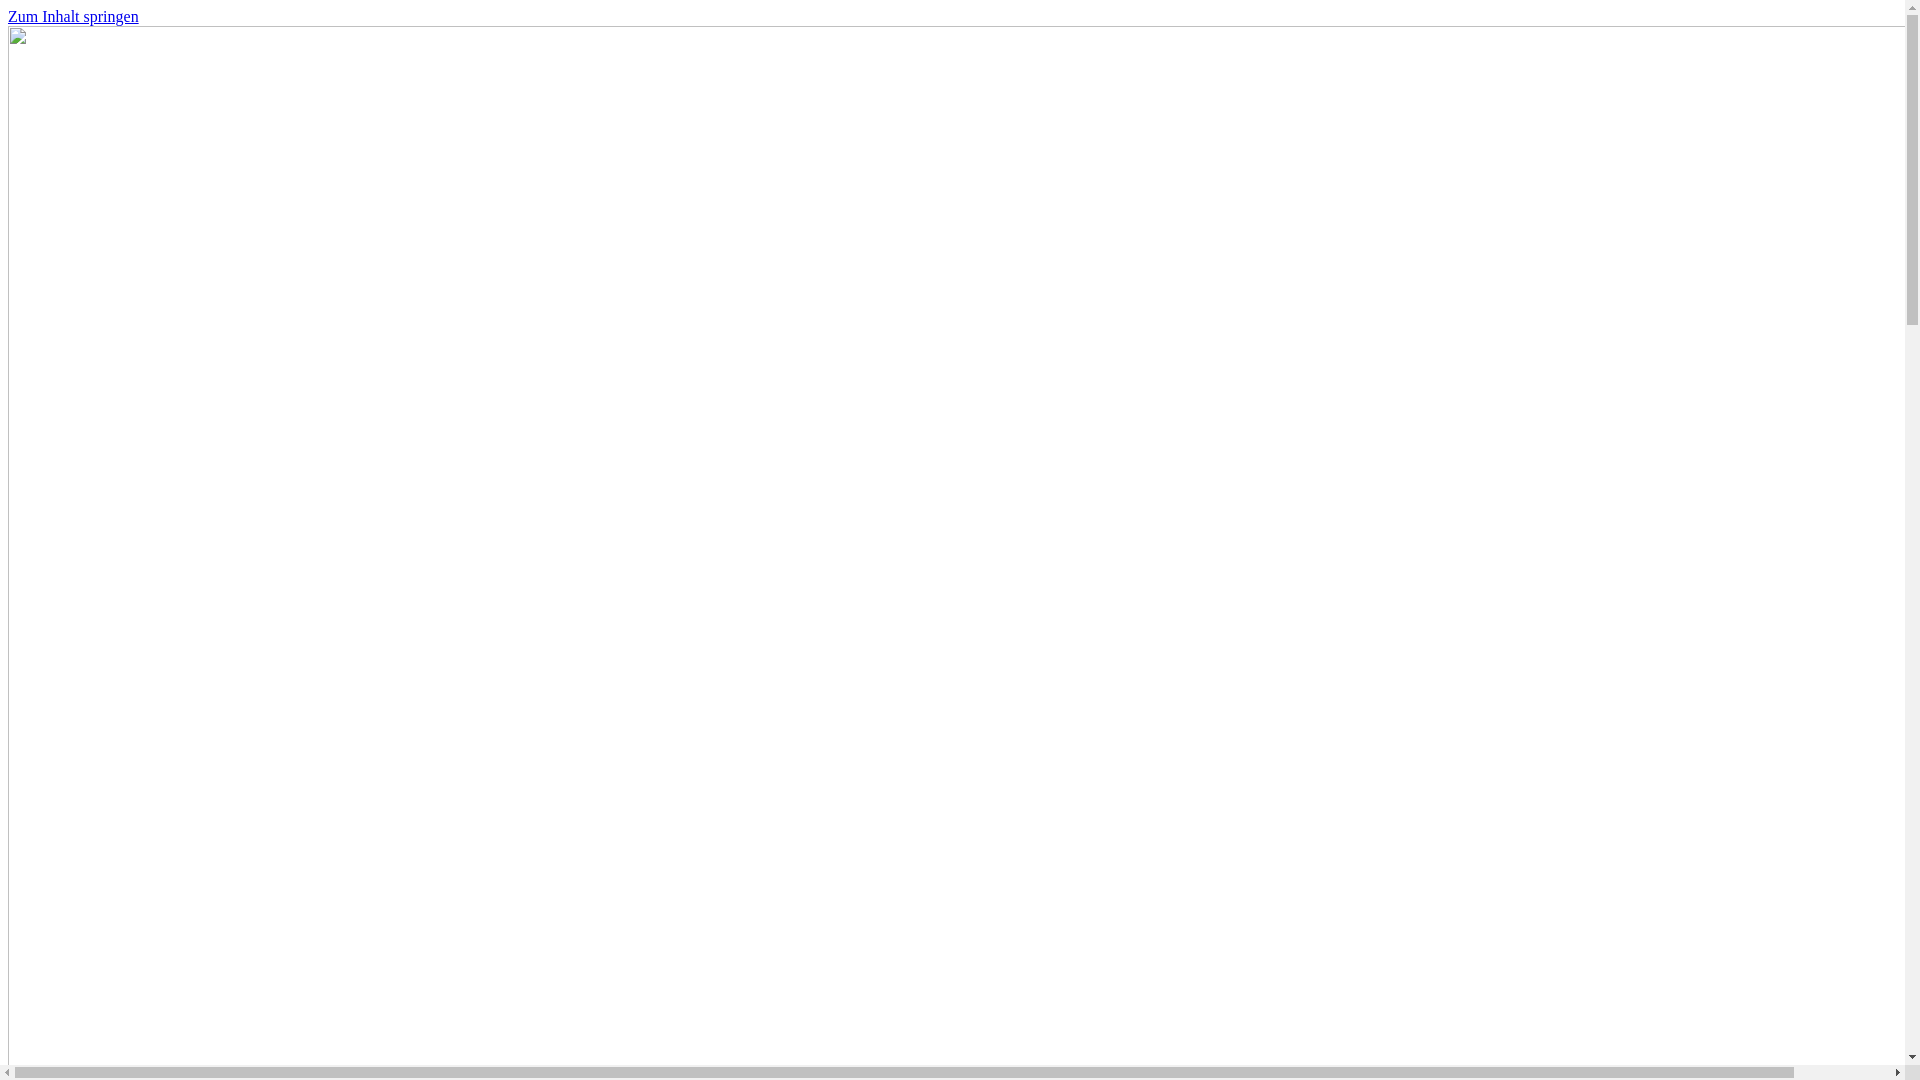 The image size is (1920, 1080). I want to click on 'Zum Inhalt springen', so click(8, 16).